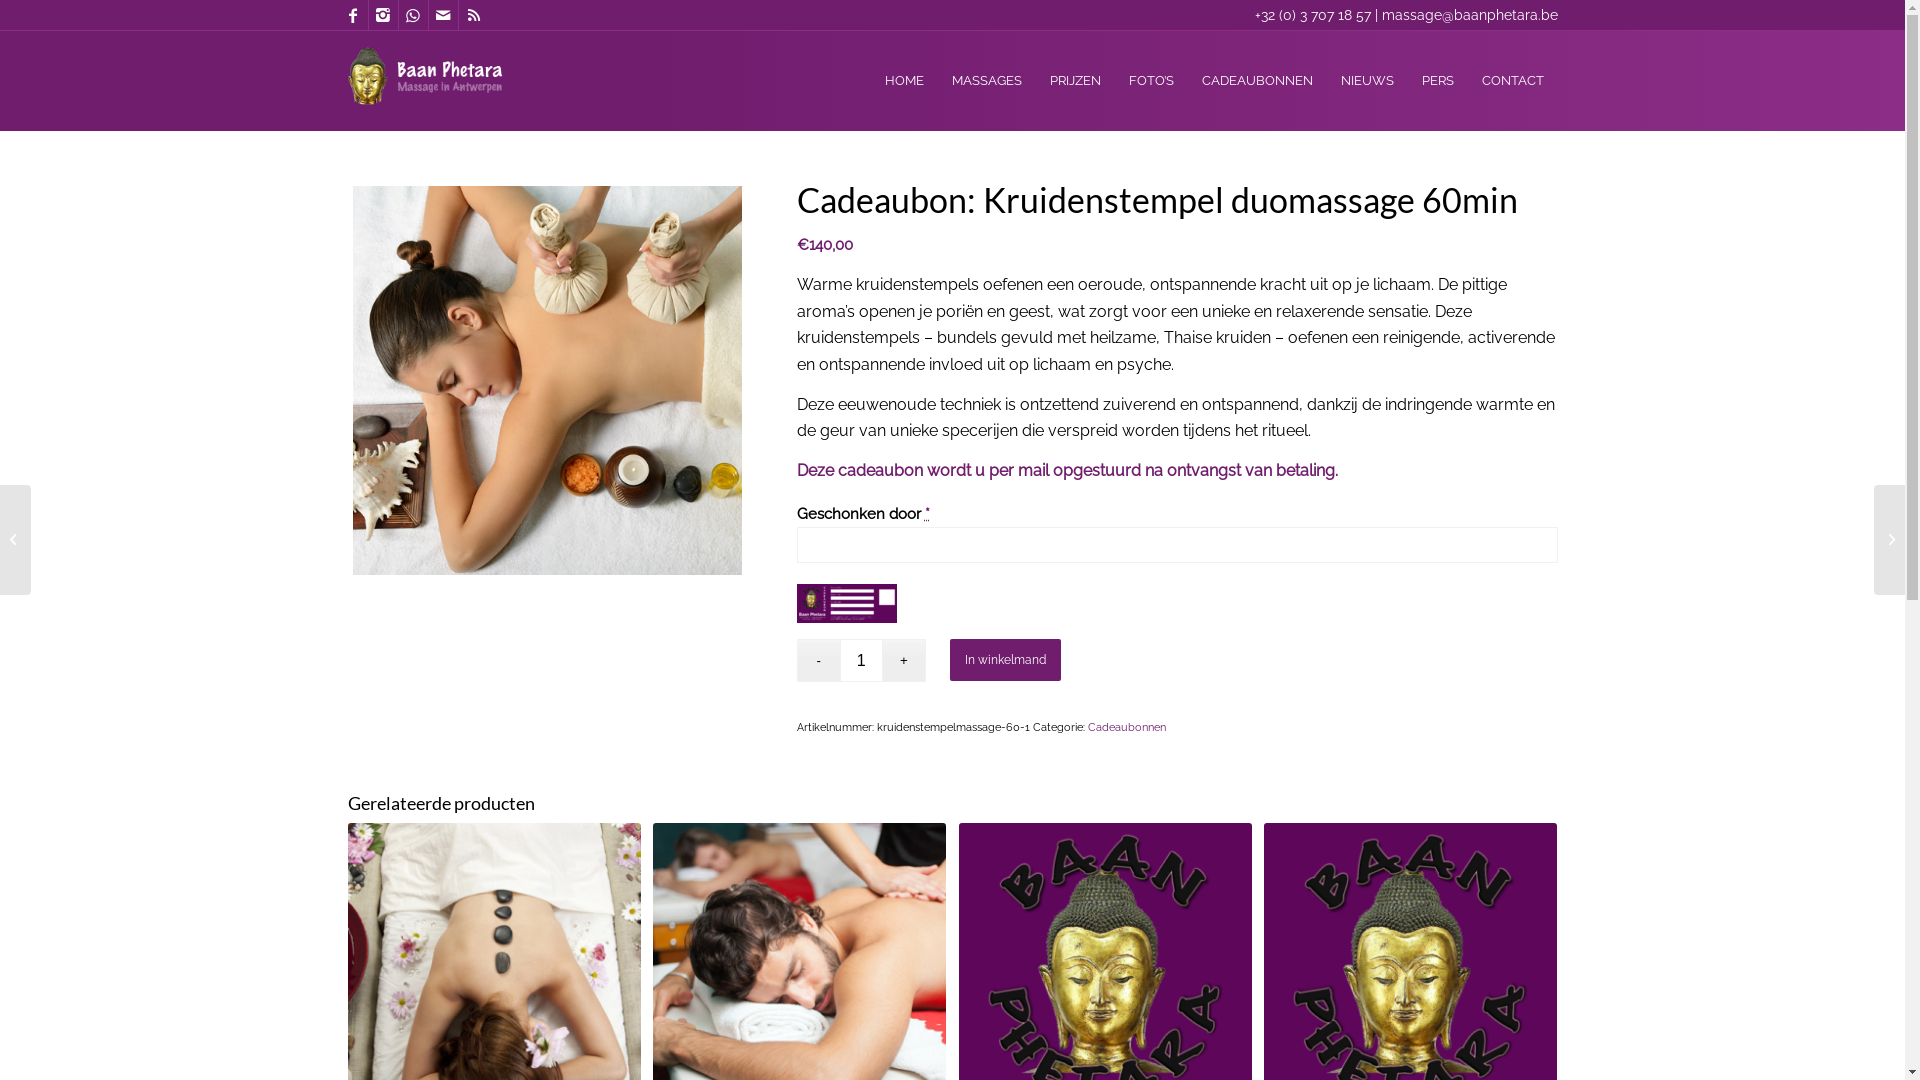  What do you see at coordinates (1074, 80) in the screenshot?
I see `'PRIJZEN'` at bounding box center [1074, 80].